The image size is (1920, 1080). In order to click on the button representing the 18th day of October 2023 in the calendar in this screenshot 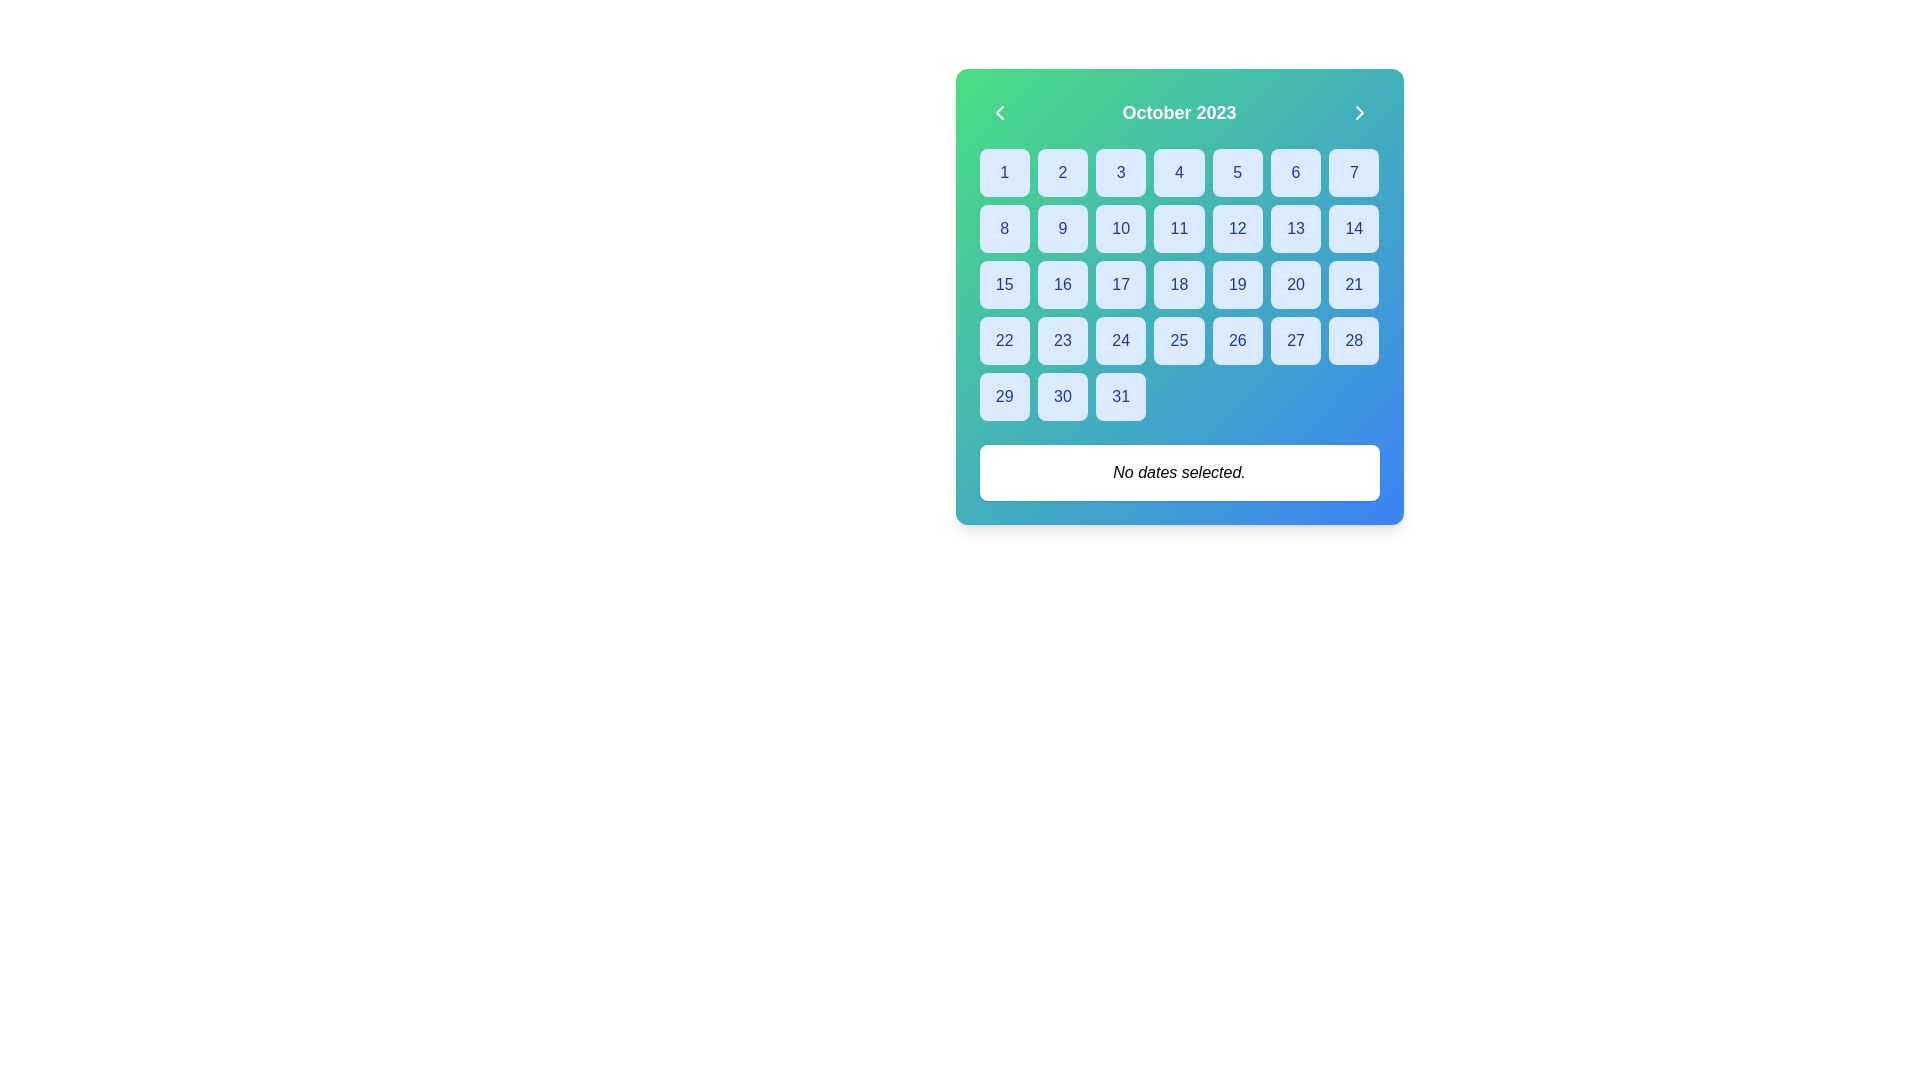, I will do `click(1179, 285)`.